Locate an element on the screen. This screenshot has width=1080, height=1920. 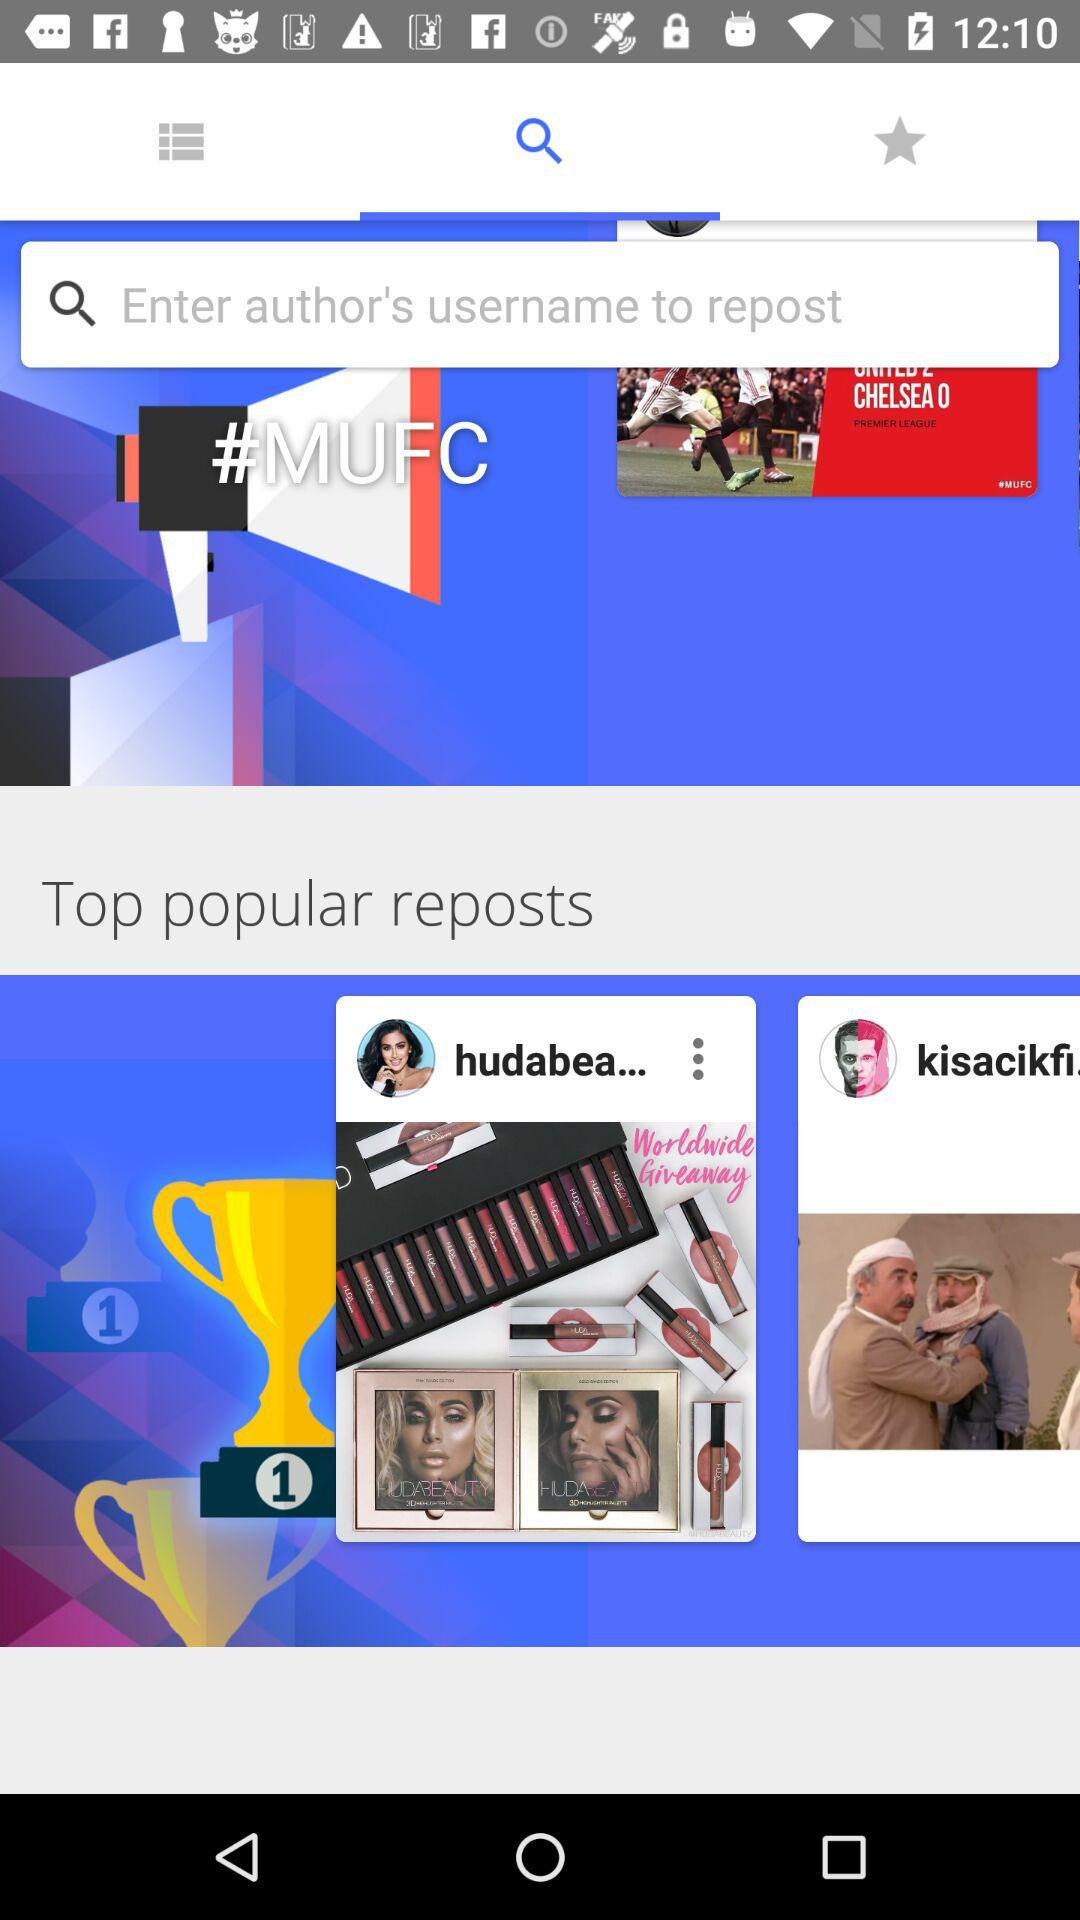
profile is located at coordinates (857, 1057).